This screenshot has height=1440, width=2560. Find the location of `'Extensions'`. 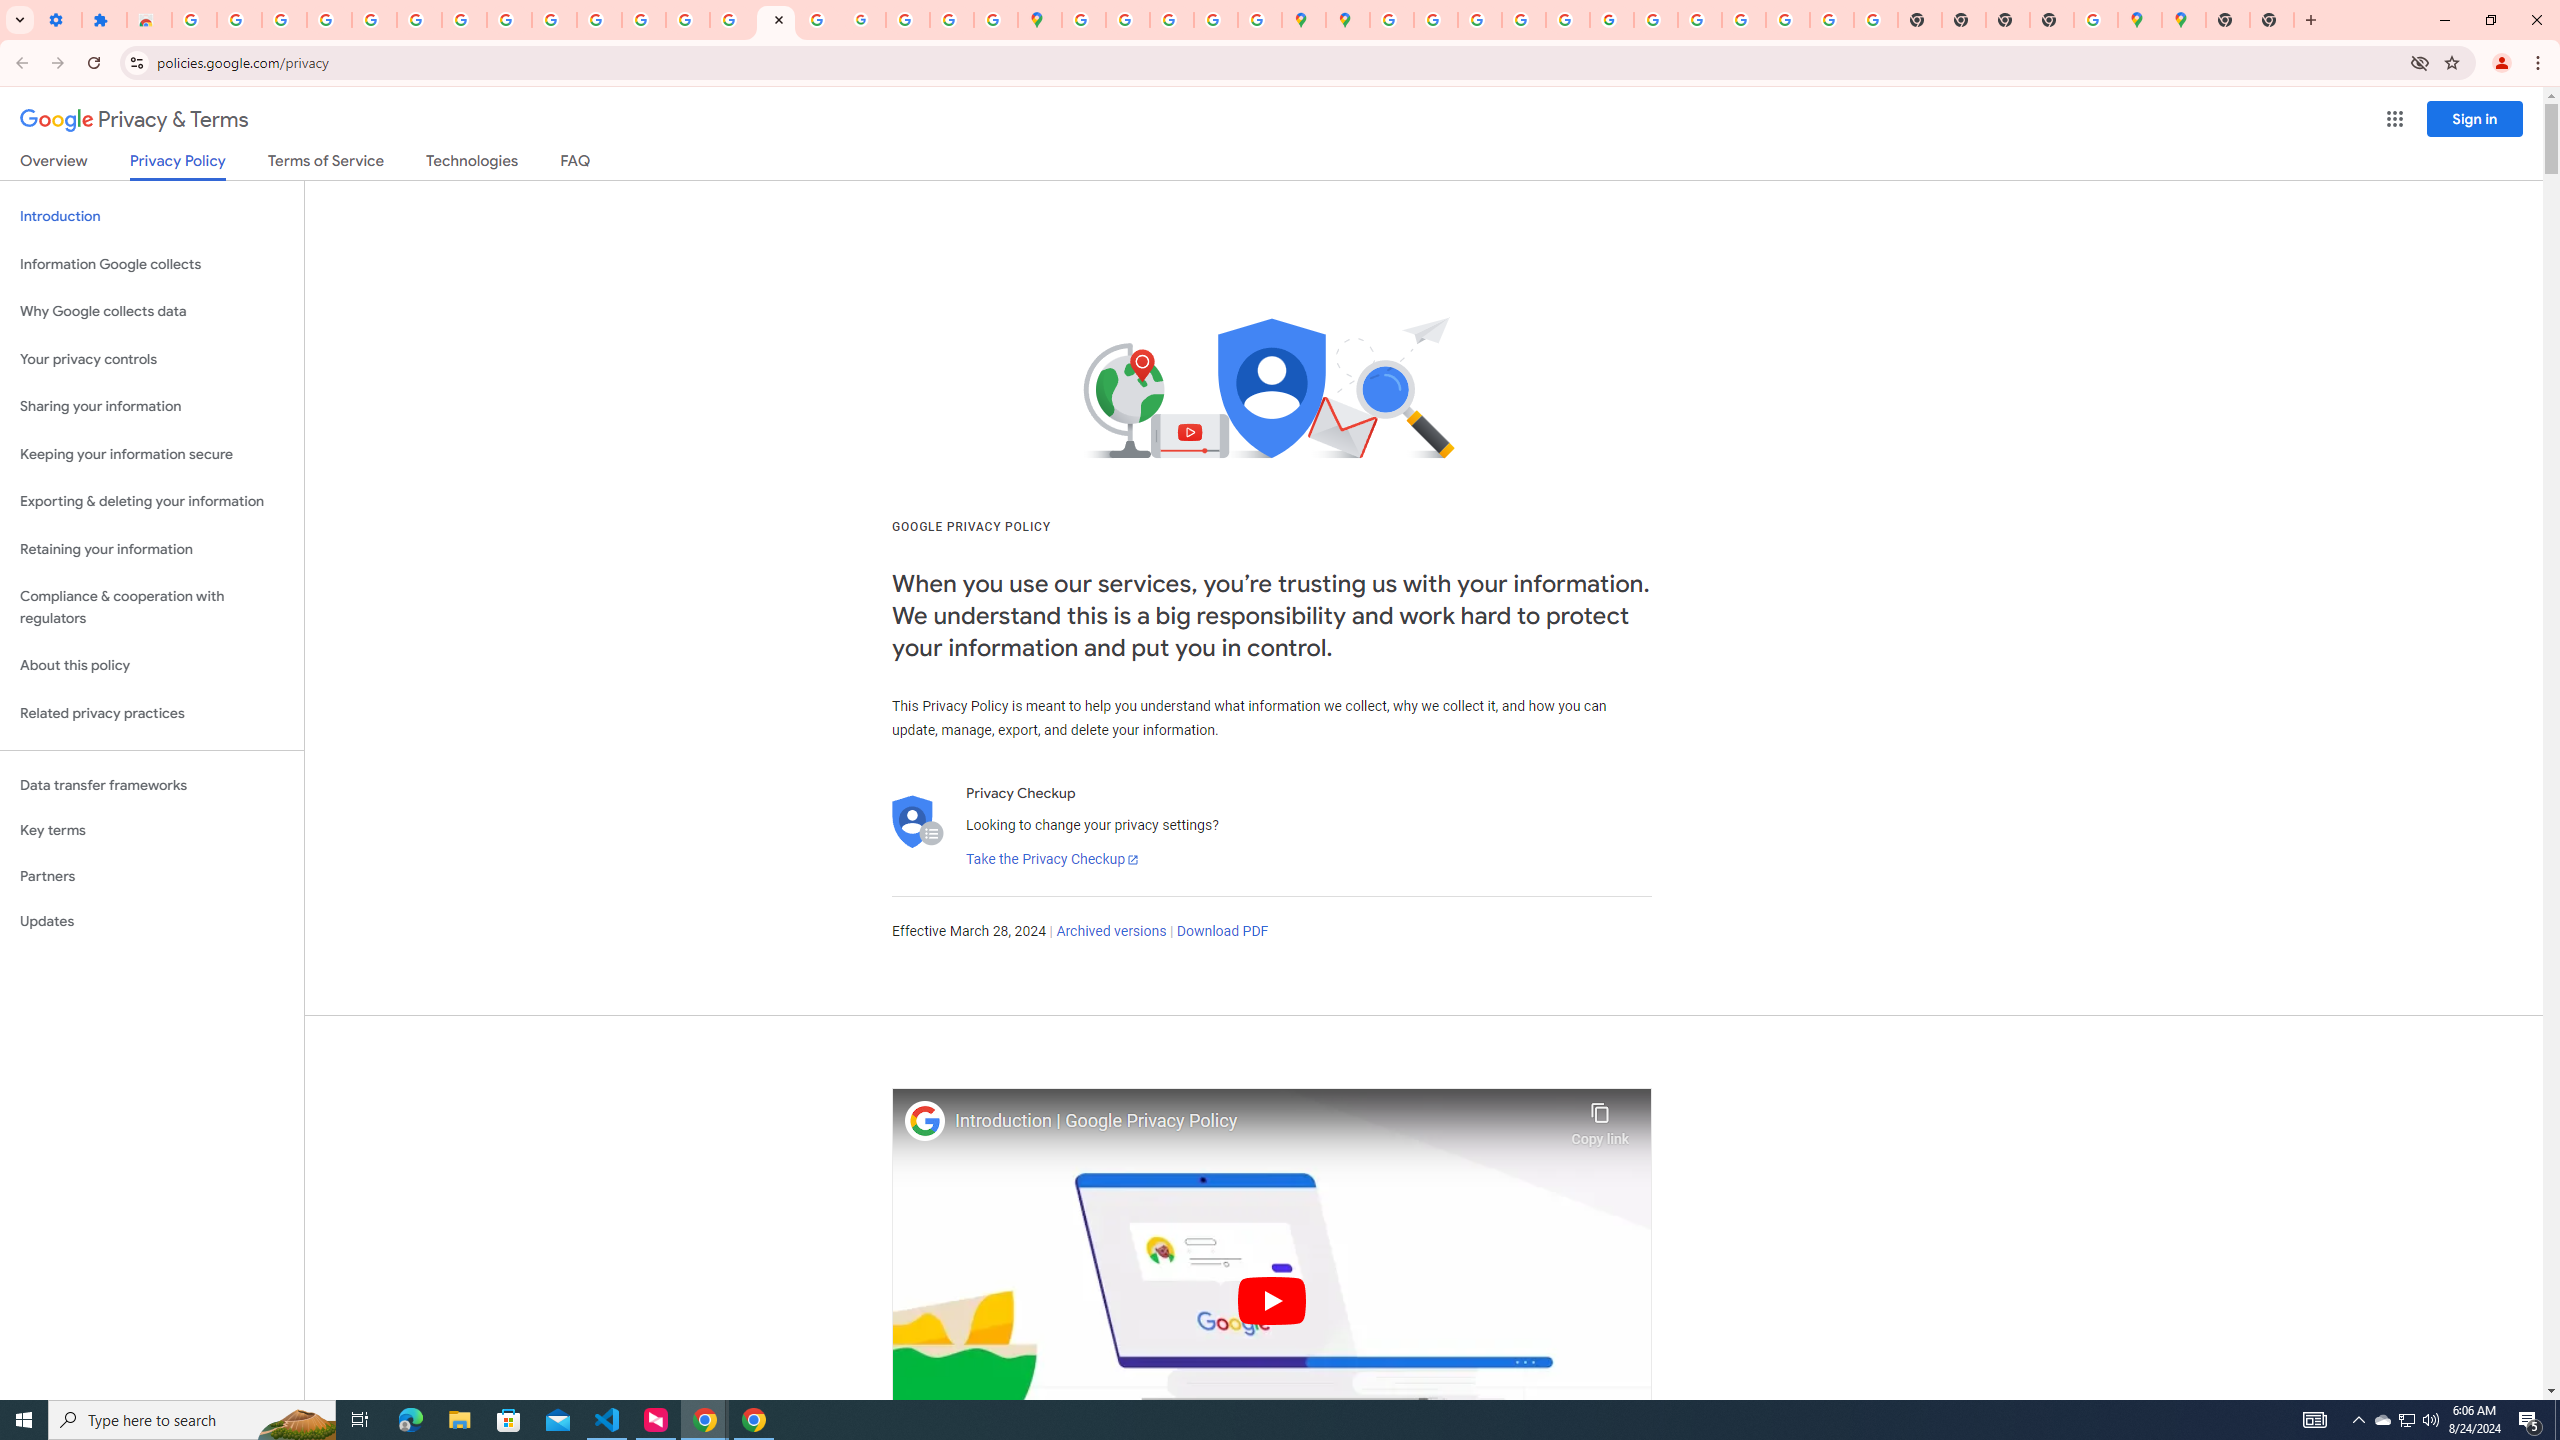

'Extensions' is located at coordinates (103, 19).